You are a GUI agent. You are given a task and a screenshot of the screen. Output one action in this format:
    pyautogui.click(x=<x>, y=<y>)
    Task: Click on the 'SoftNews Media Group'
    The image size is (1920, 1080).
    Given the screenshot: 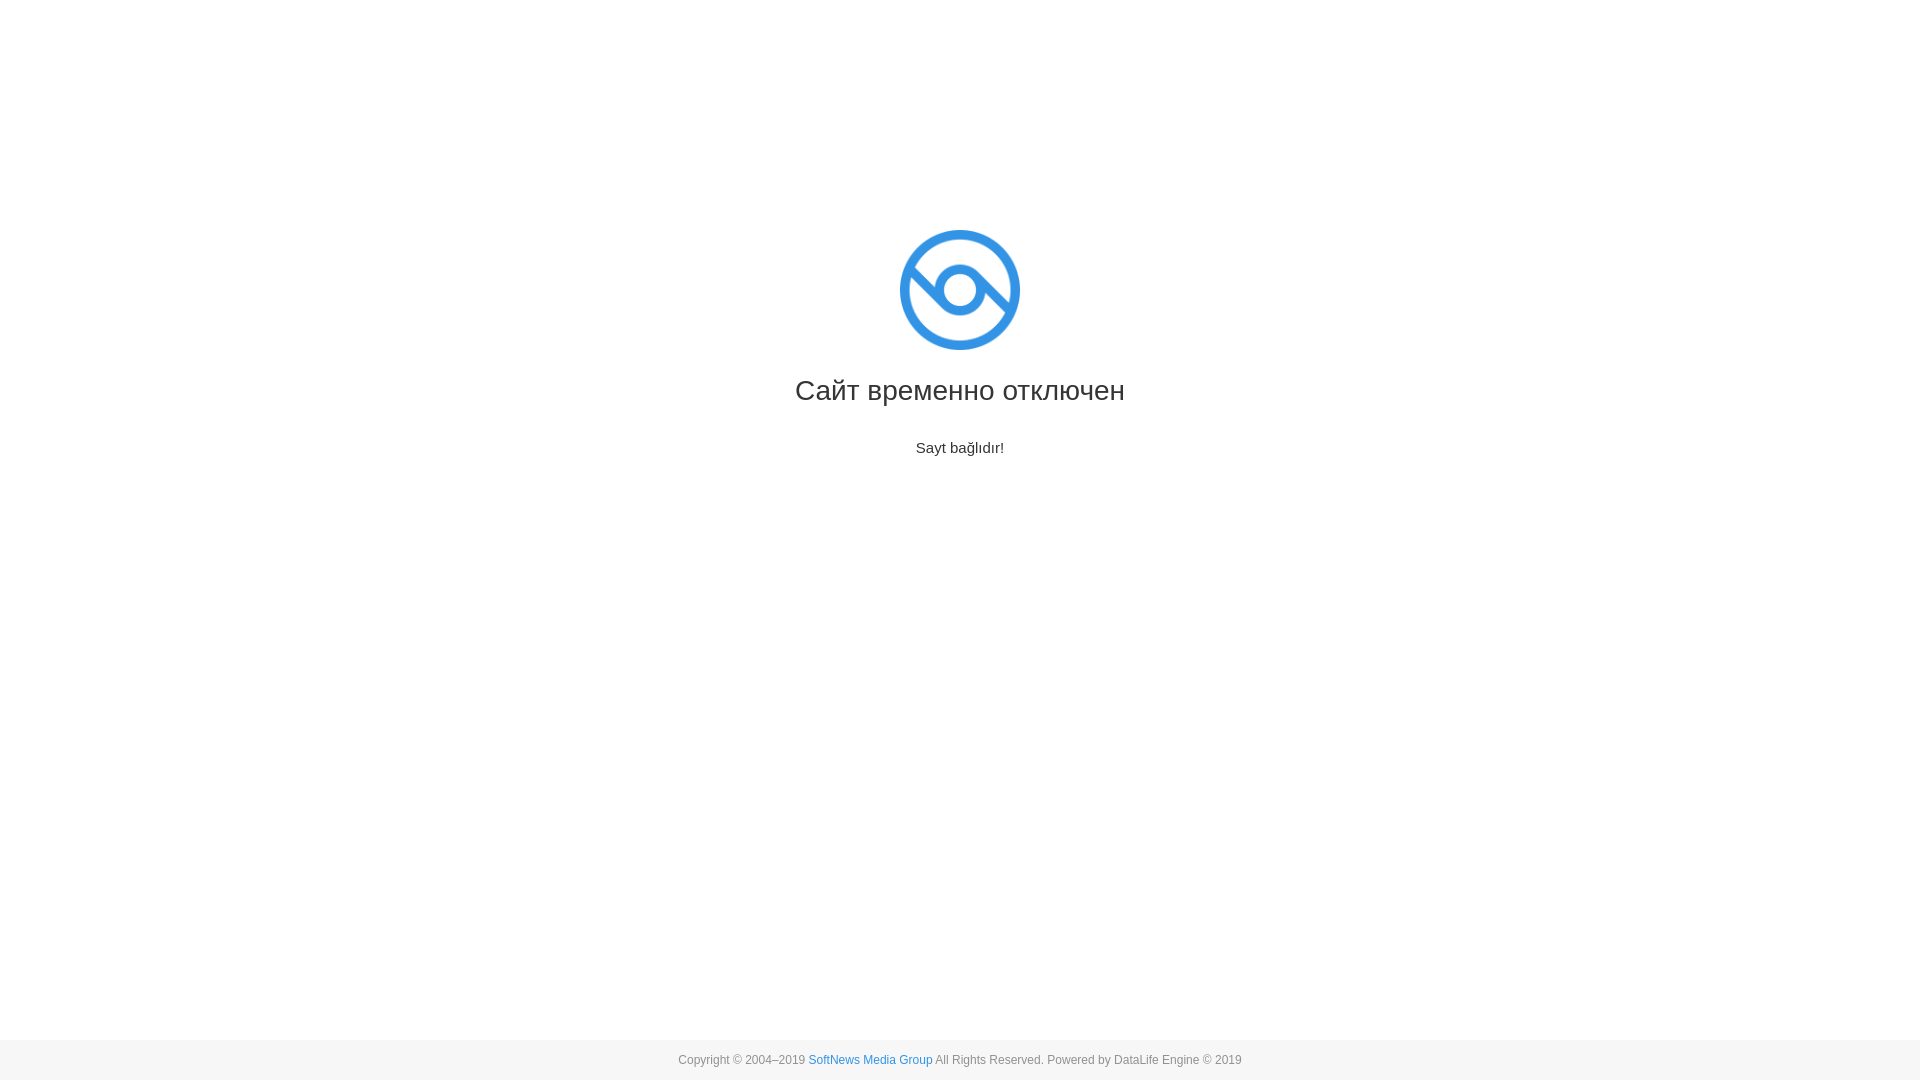 What is the action you would take?
    pyautogui.click(x=809, y=1059)
    